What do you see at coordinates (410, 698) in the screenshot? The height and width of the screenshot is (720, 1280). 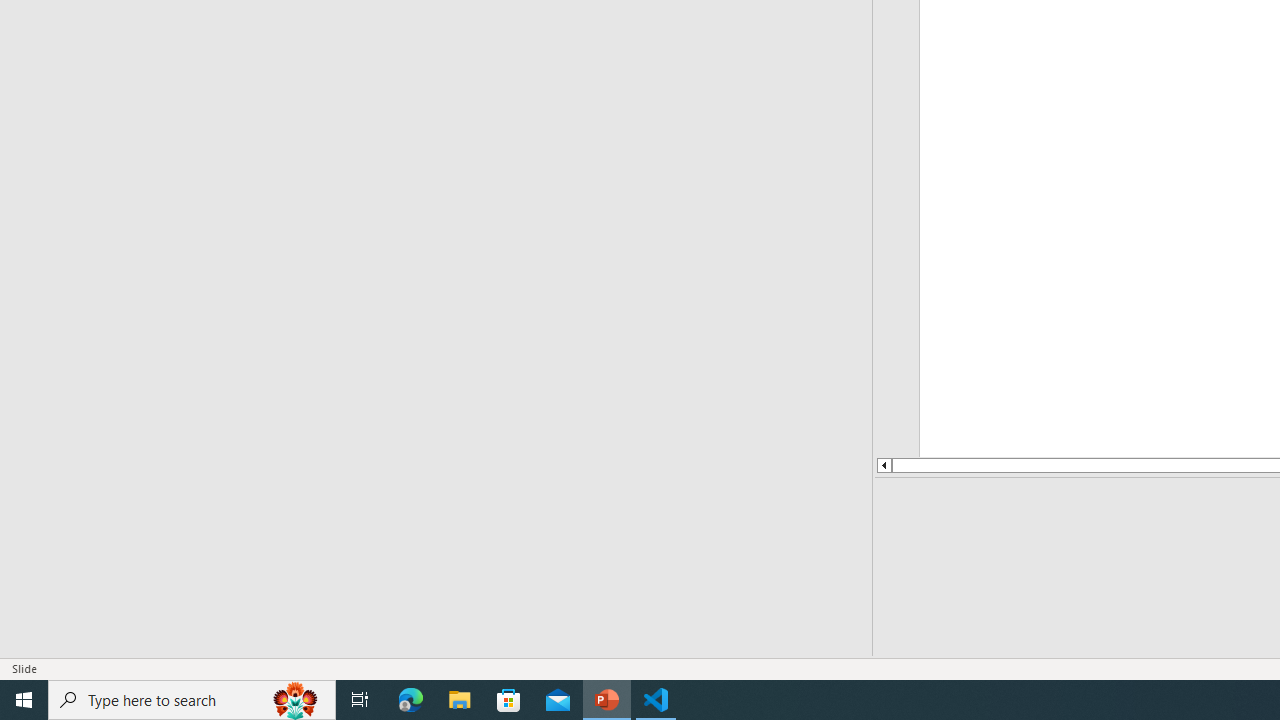 I see `'Microsoft Edge'` at bounding box center [410, 698].